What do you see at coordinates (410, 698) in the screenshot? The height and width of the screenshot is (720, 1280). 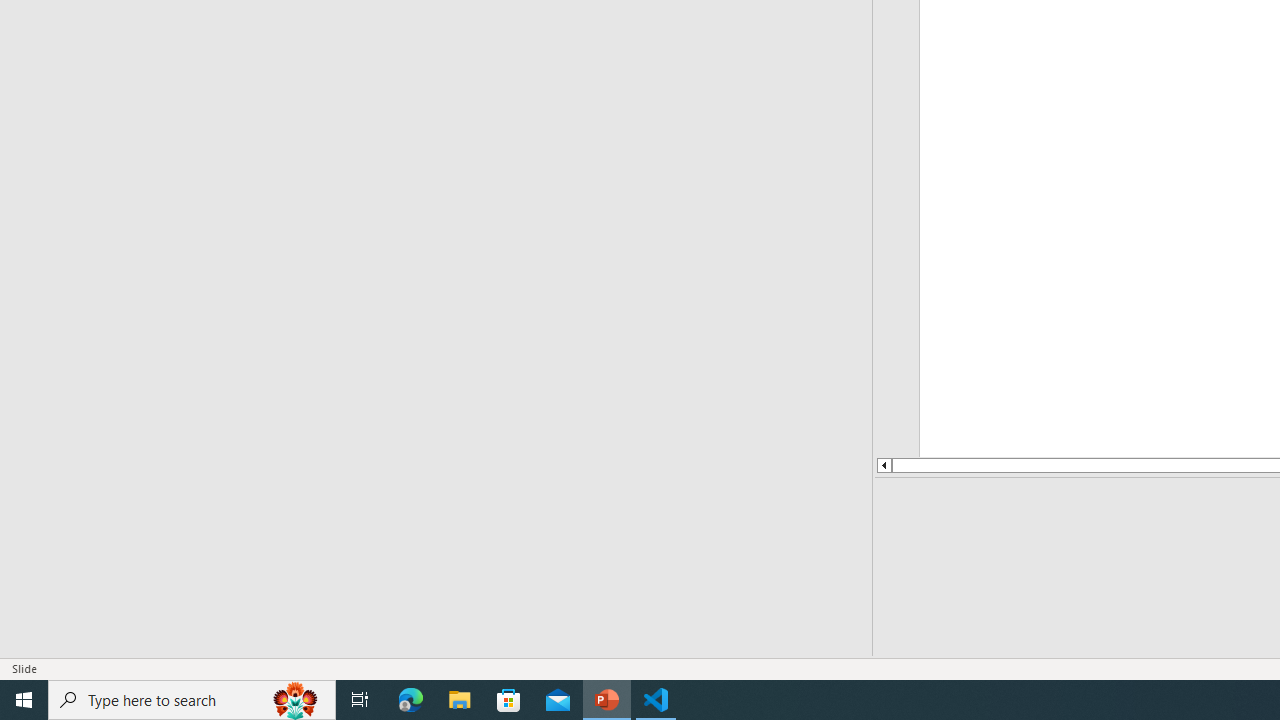 I see `'Microsoft Edge'` at bounding box center [410, 698].